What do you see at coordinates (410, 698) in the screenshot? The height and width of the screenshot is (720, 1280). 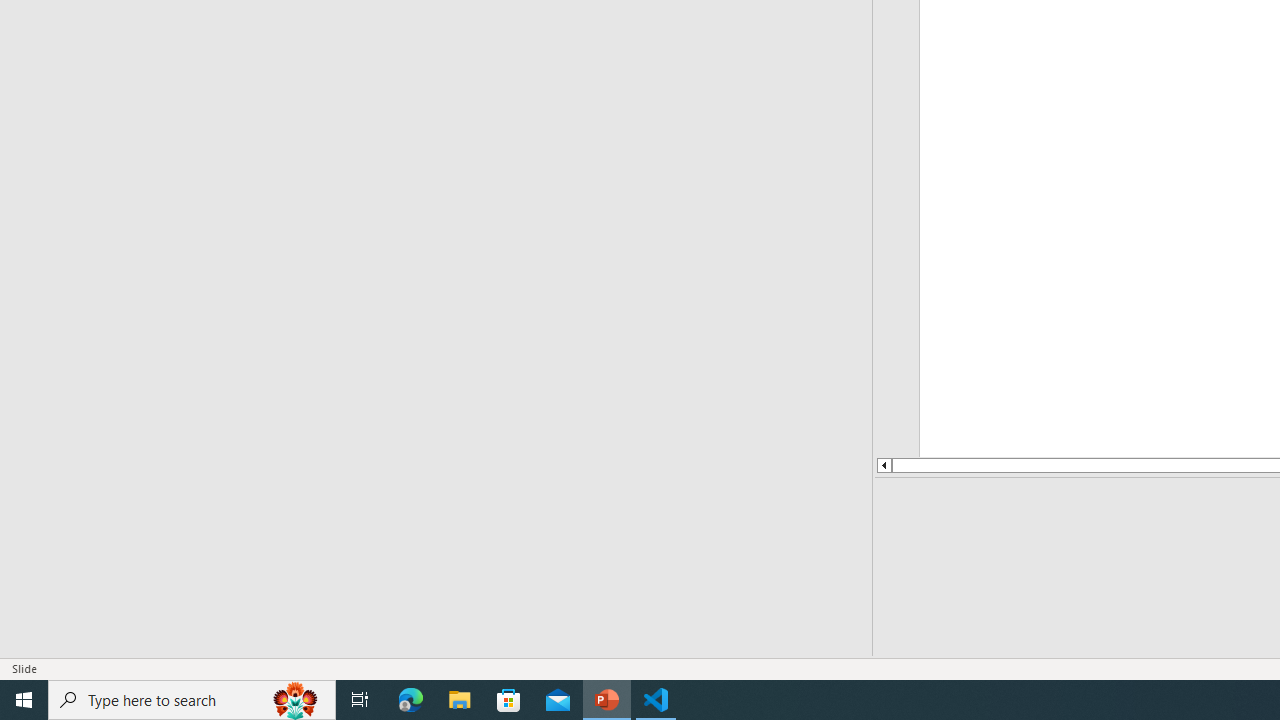 I see `'Microsoft Edge'` at bounding box center [410, 698].